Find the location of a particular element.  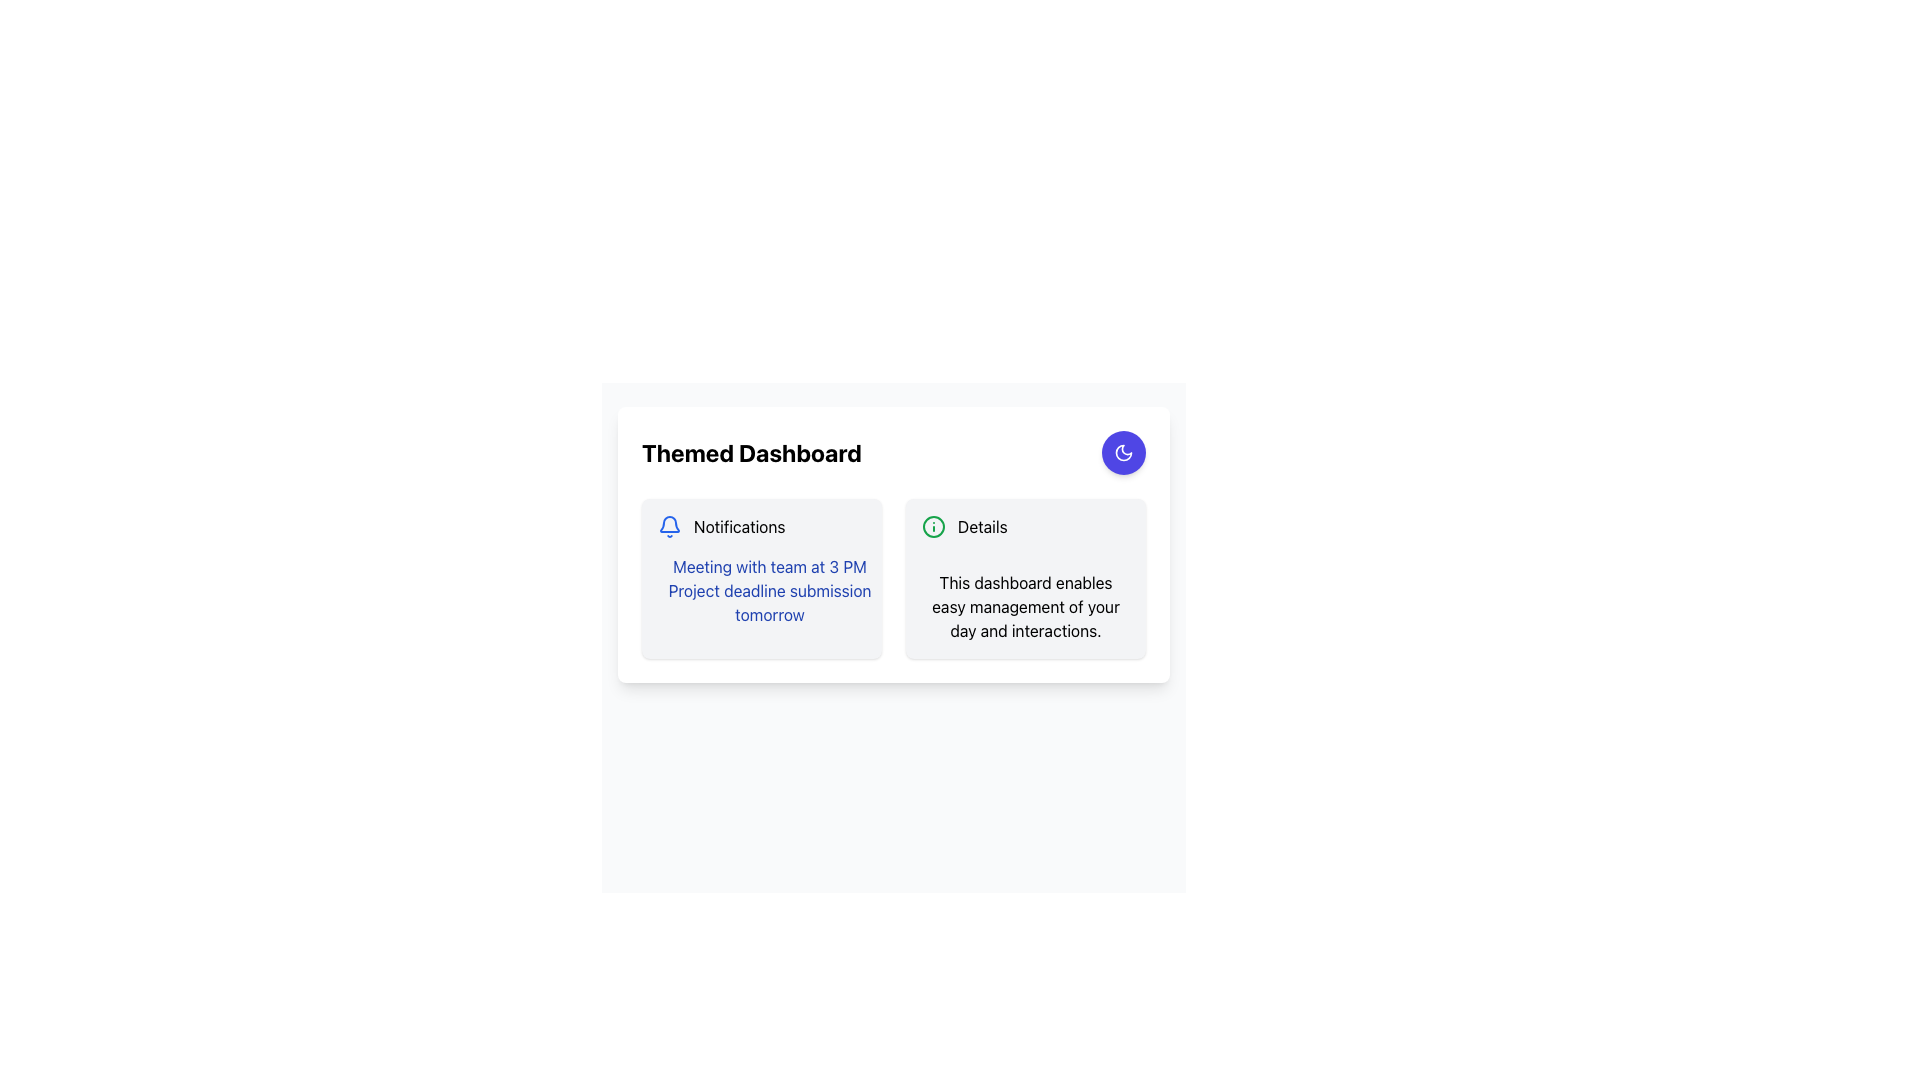

the 'Details' text label, which is styled in a standard sans-serif font and is located next to a circular green icon with an 'i' symbol, in the right section of a card-like layout within the dashboard interface is located at coordinates (982, 526).